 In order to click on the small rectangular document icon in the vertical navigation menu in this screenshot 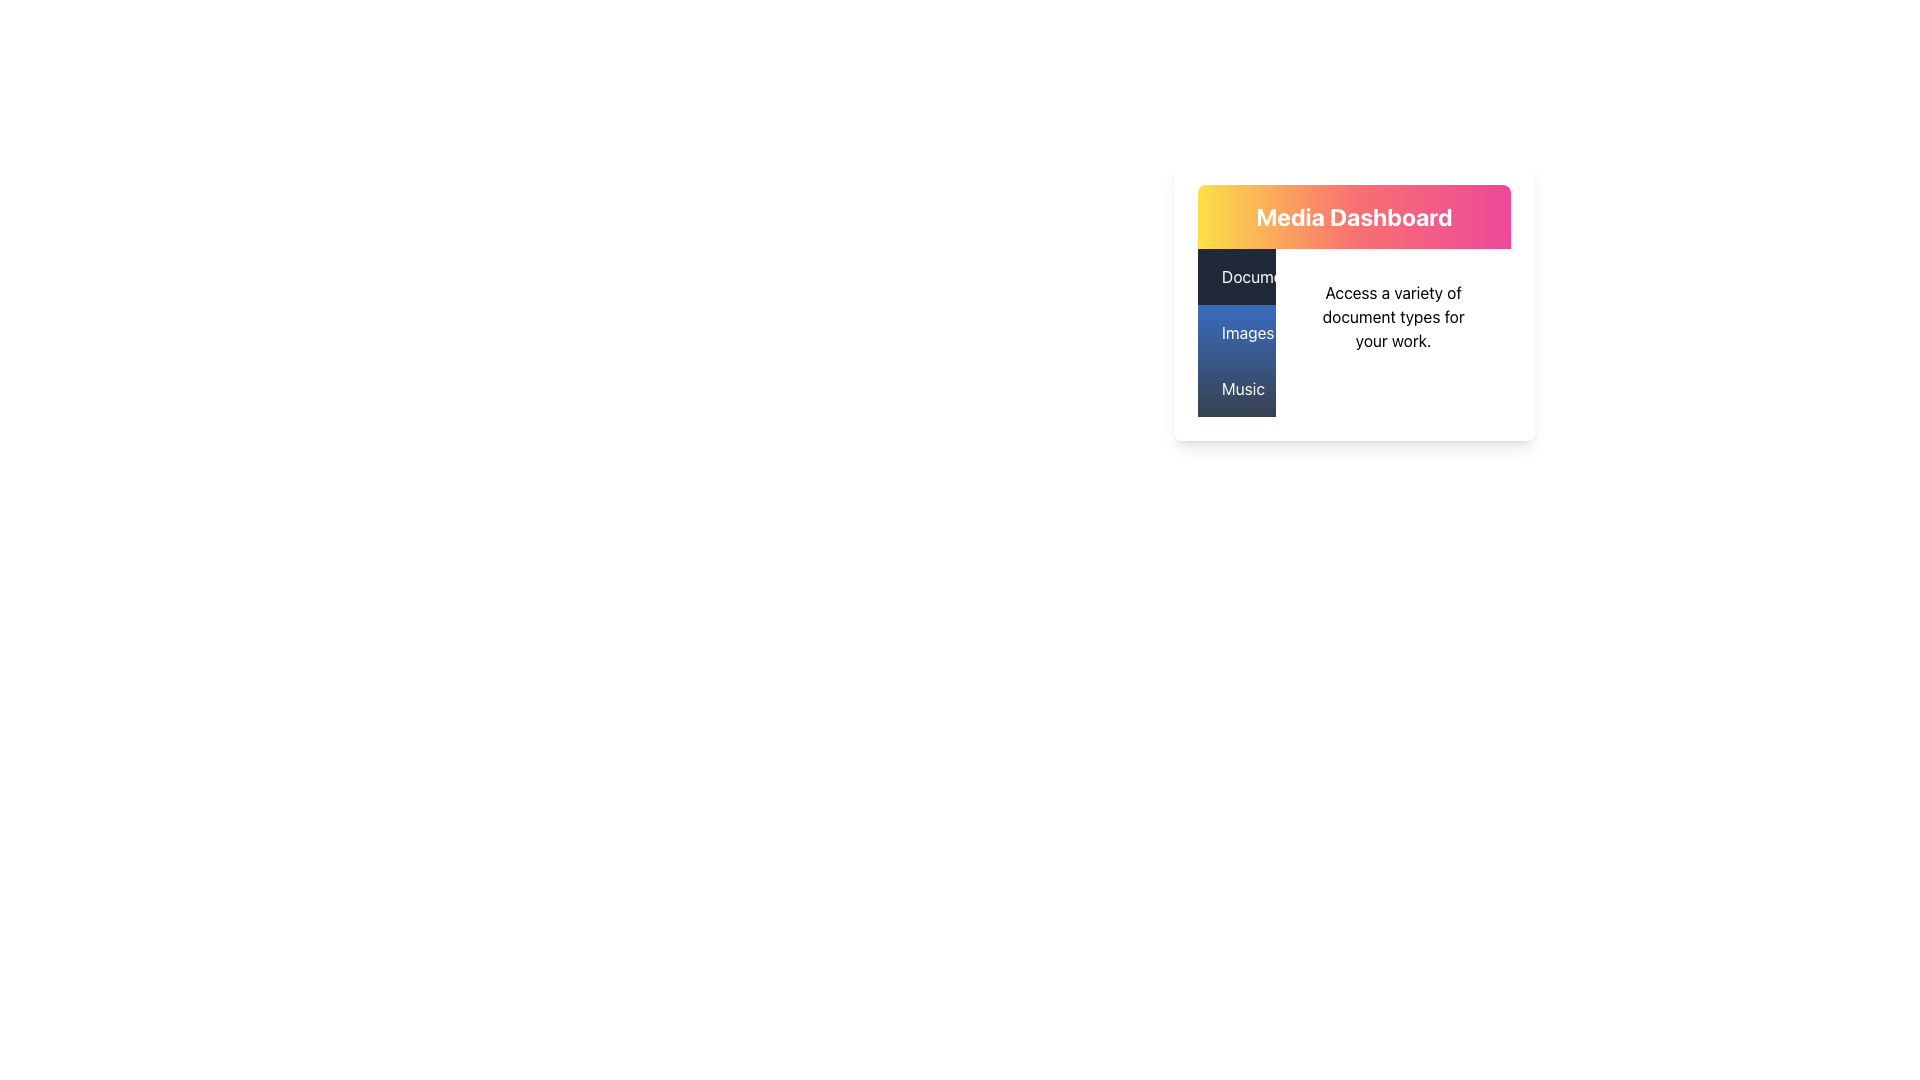, I will do `click(1224, 277)`.